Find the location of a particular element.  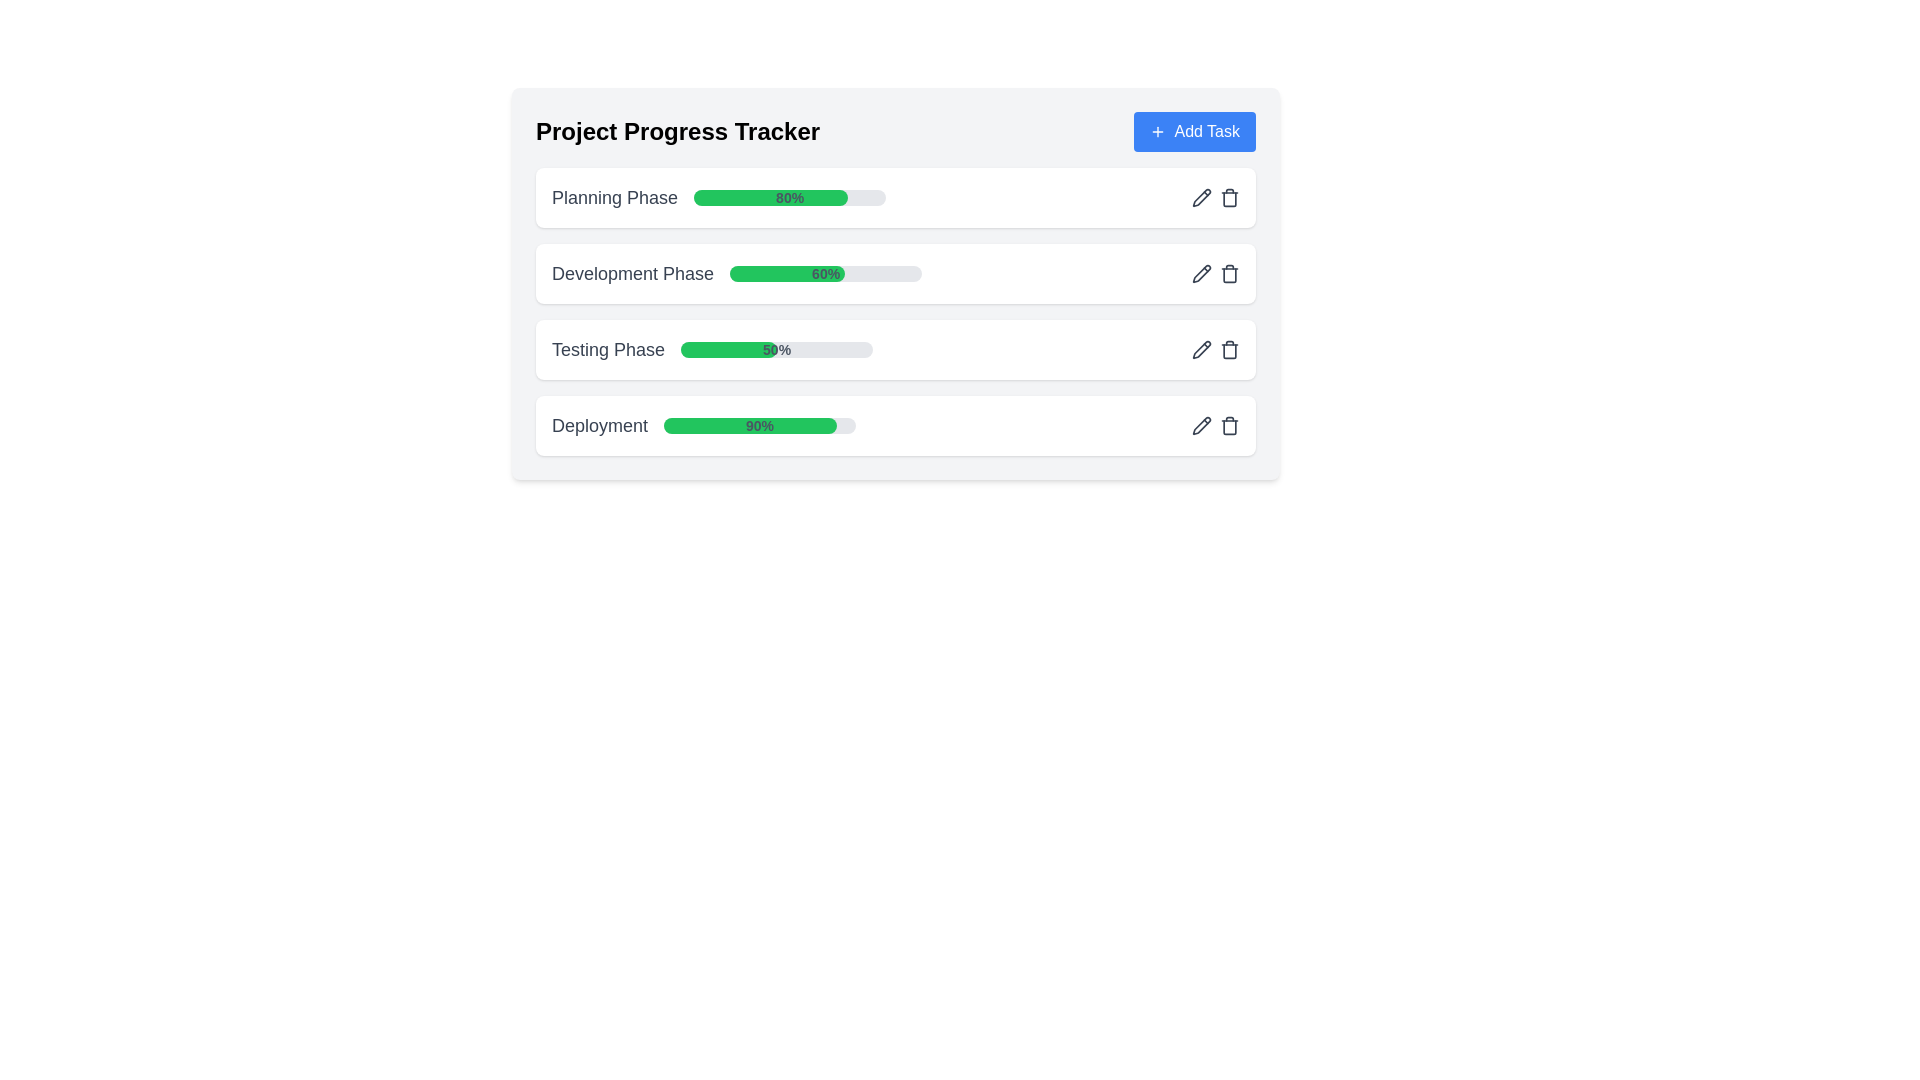

the remove task button, which is the second icon on the far right of the task row in the list is located at coordinates (1228, 197).